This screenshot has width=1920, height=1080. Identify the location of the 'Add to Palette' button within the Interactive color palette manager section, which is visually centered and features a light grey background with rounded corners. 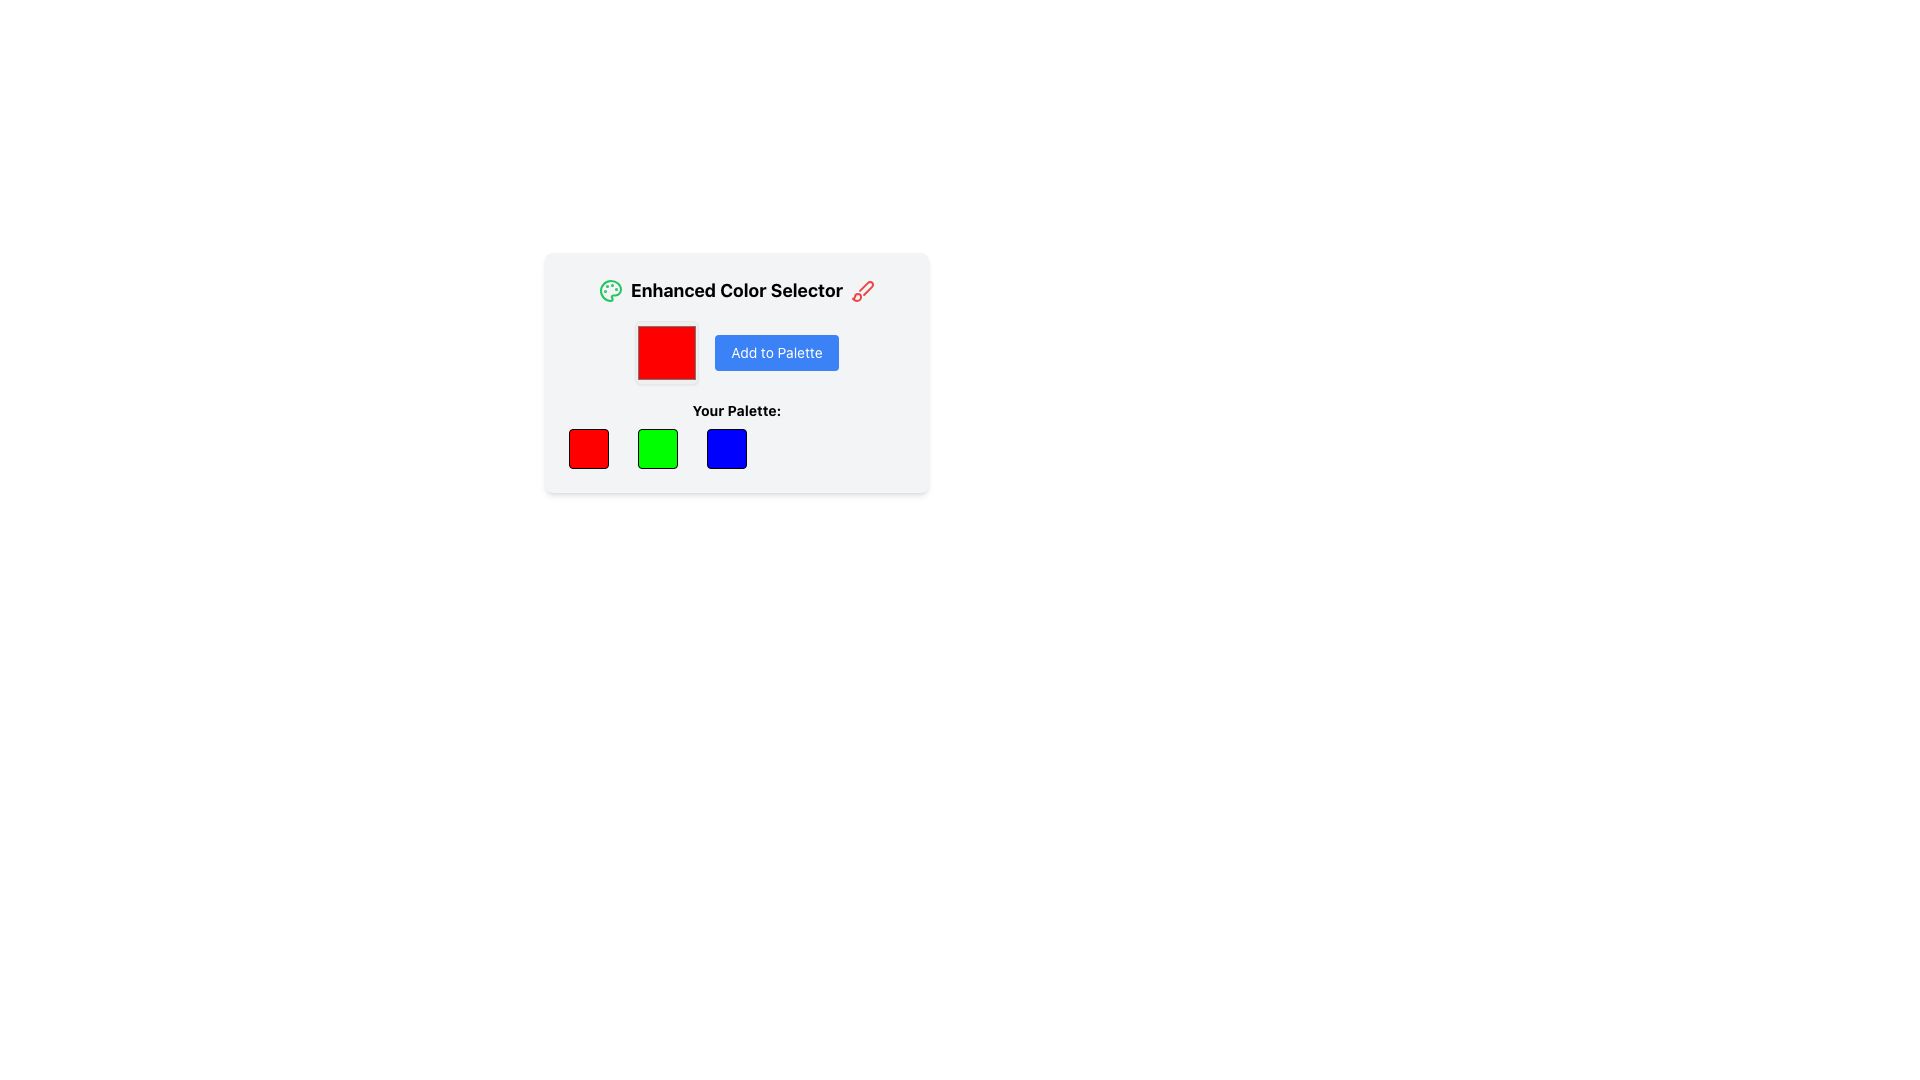
(736, 373).